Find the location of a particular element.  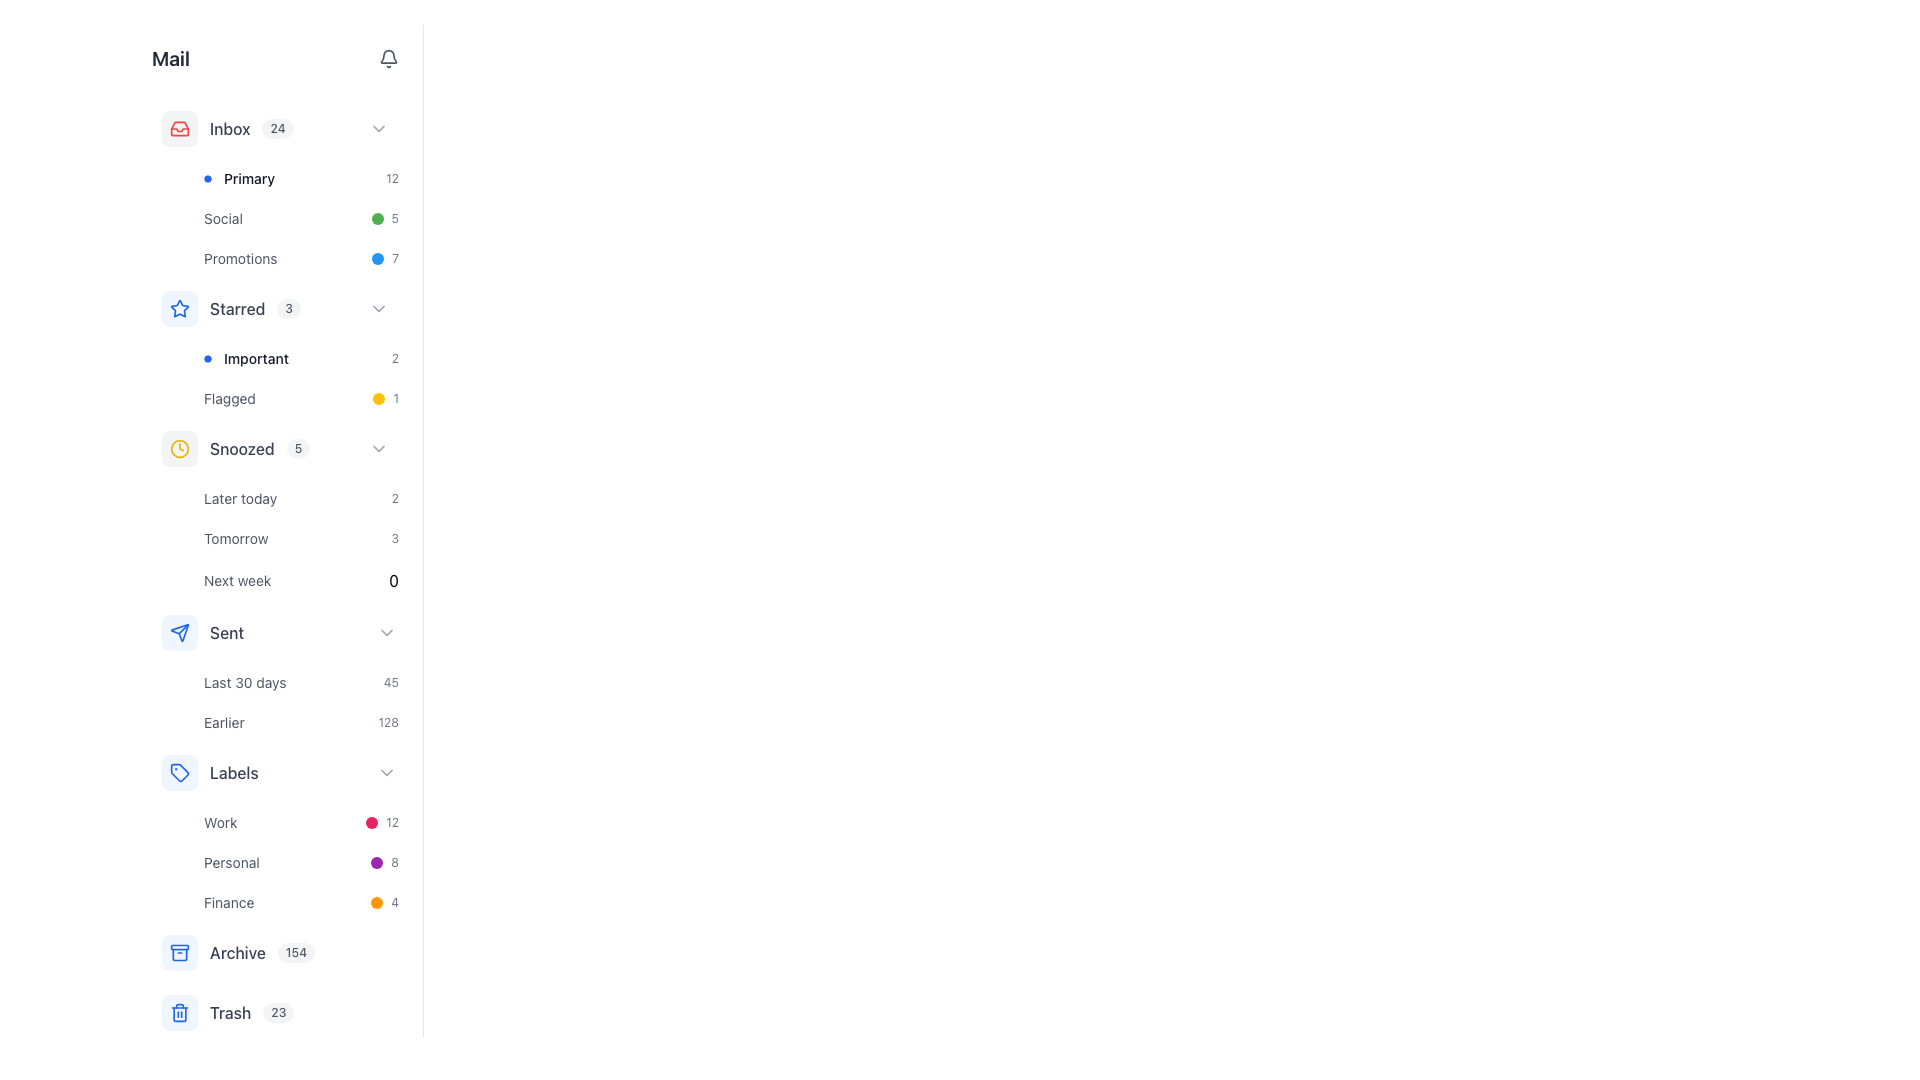

the 'Starred' category is located at coordinates (231, 308).